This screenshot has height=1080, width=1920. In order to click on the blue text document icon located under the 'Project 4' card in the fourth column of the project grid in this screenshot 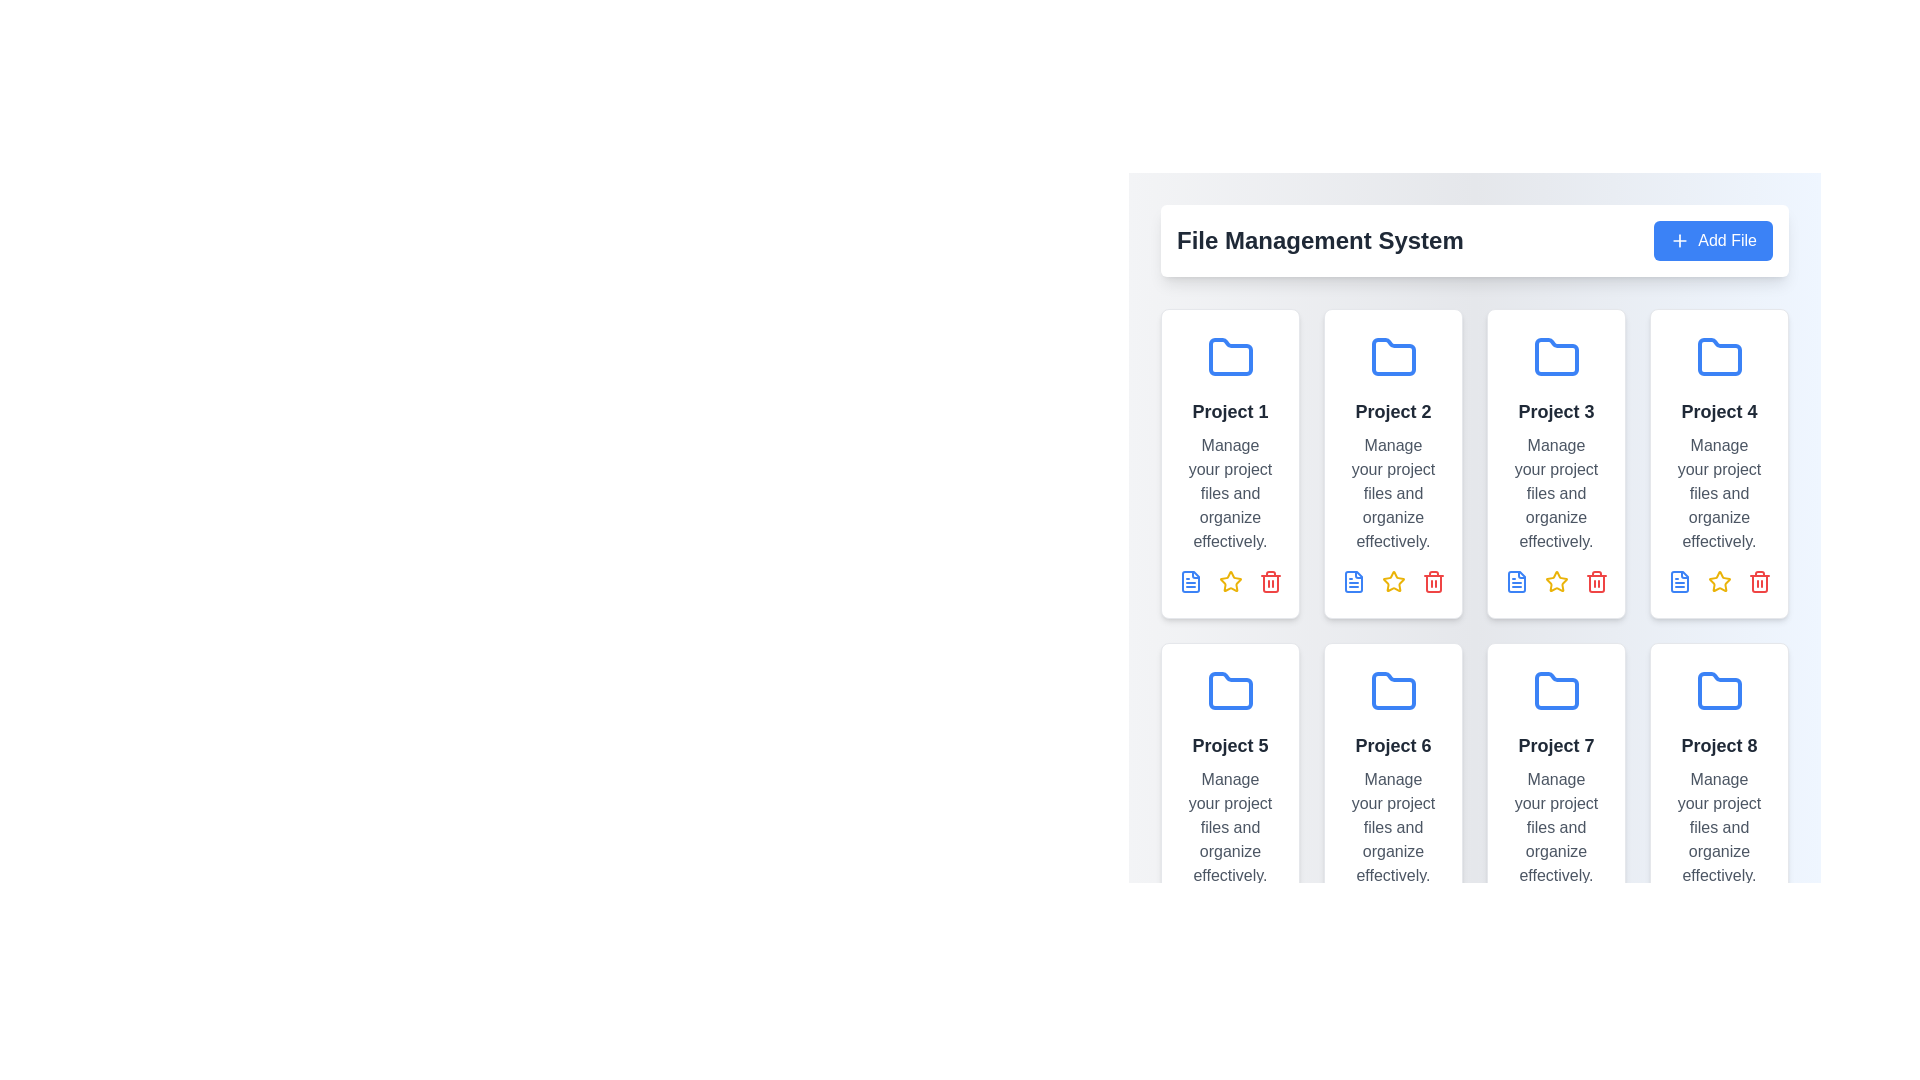, I will do `click(1679, 582)`.